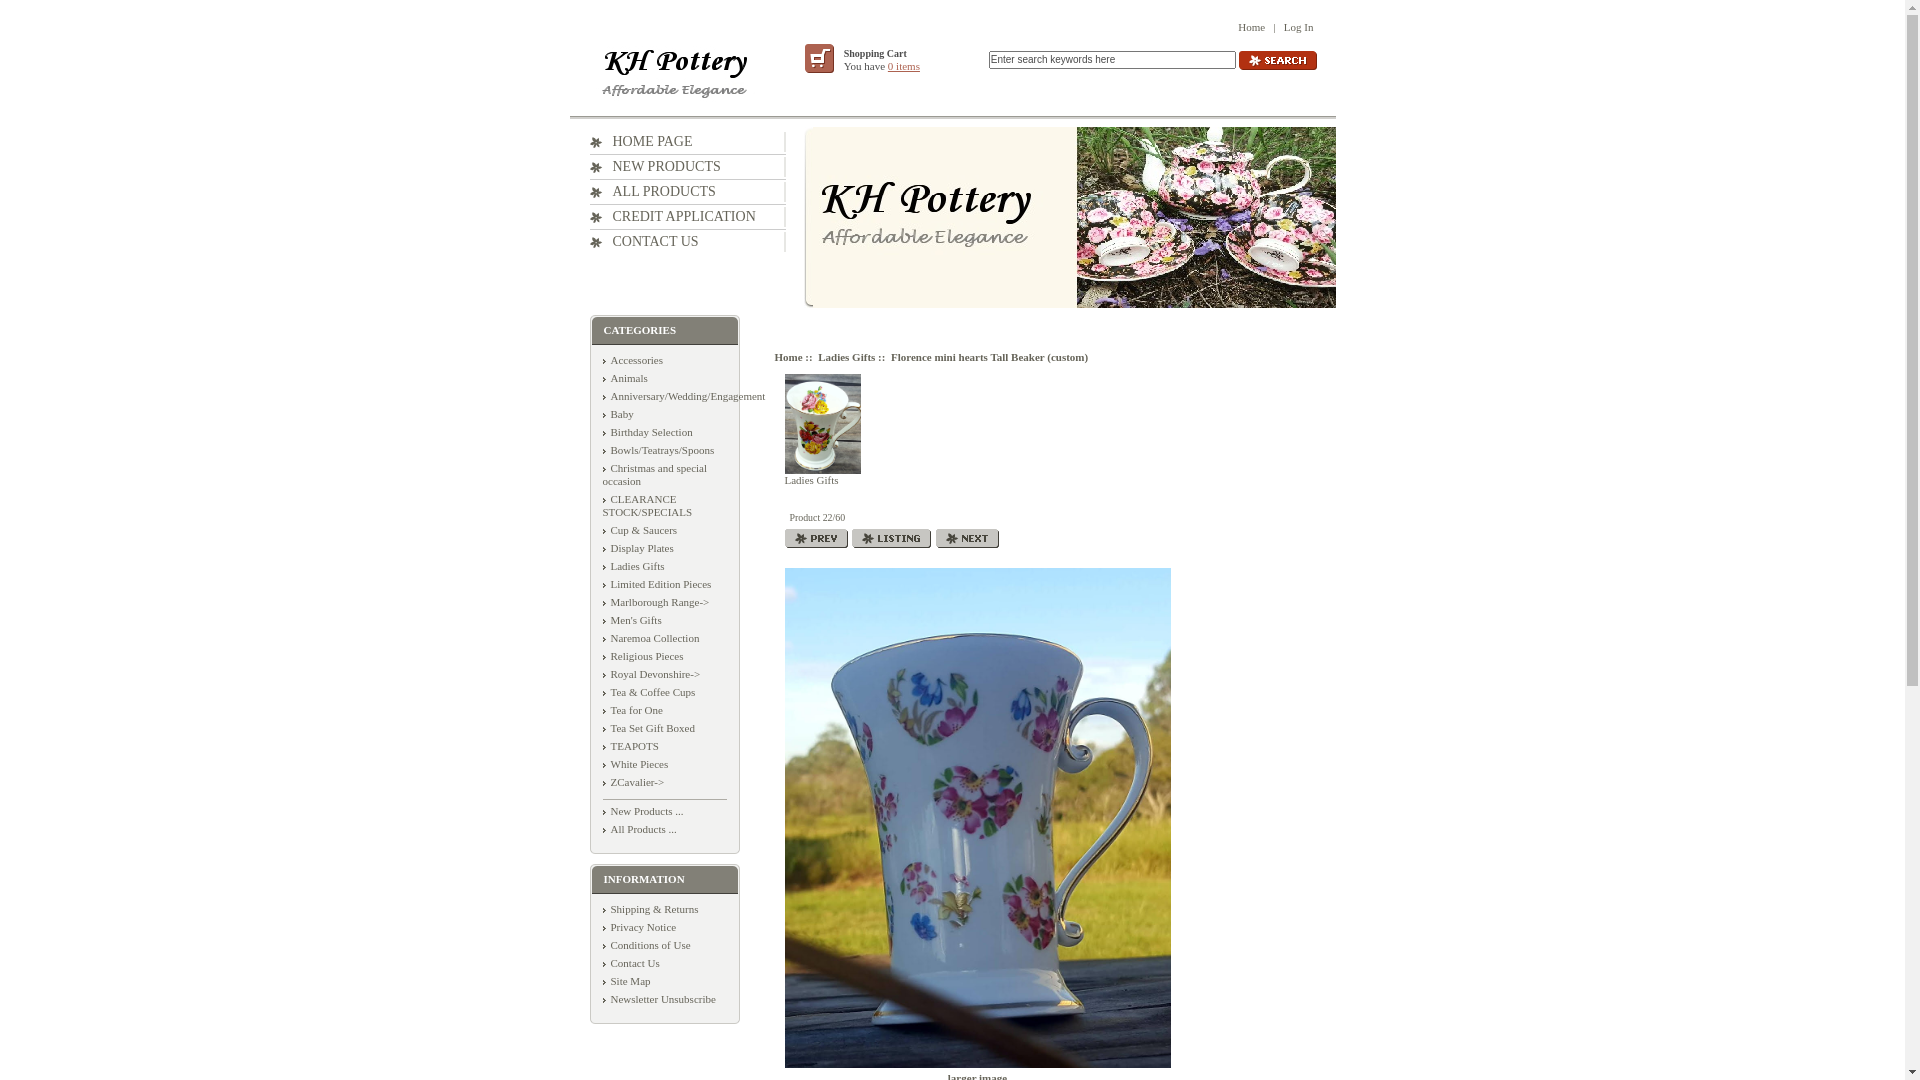  What do you see at coordinates (631, 708) in the screenshot?
I see `'Tea for One'` at bounding box center [631, 708].